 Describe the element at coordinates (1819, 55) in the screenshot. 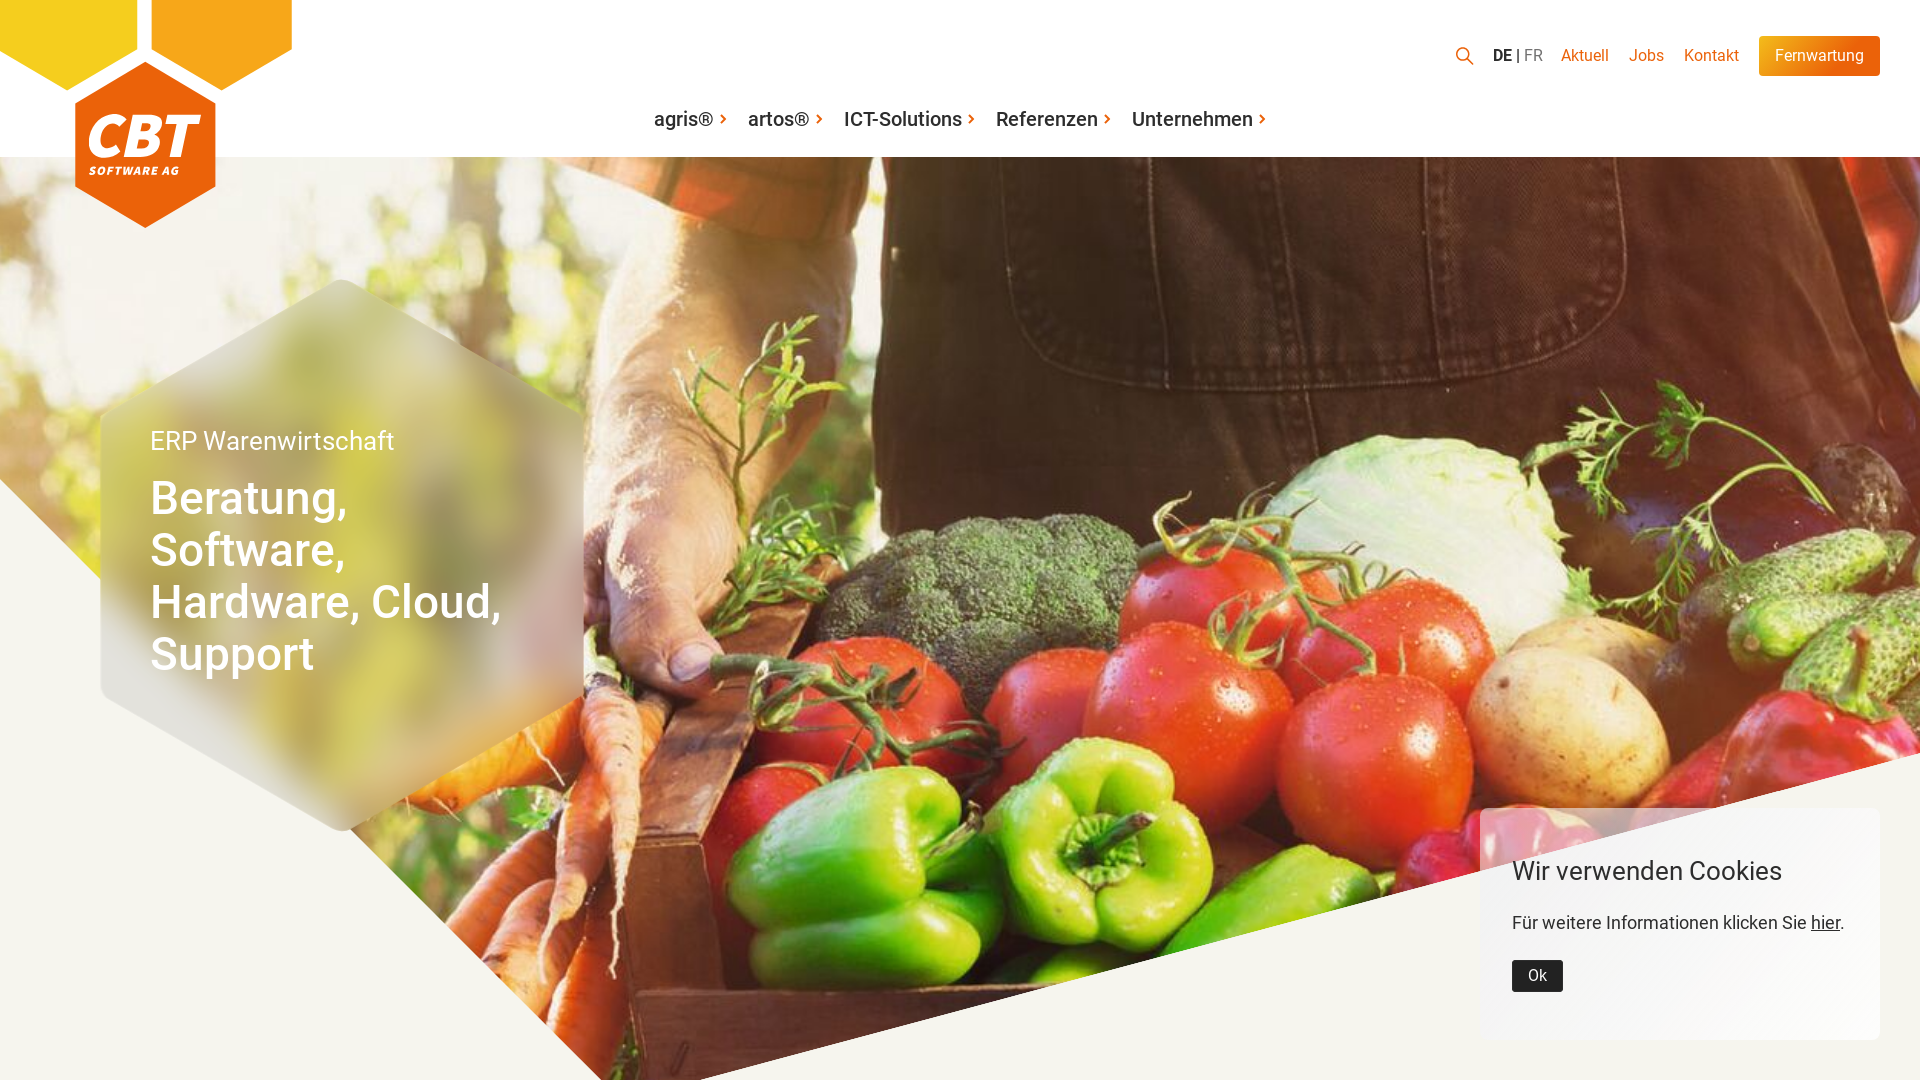

I see `'Fernwartung'` at that location.